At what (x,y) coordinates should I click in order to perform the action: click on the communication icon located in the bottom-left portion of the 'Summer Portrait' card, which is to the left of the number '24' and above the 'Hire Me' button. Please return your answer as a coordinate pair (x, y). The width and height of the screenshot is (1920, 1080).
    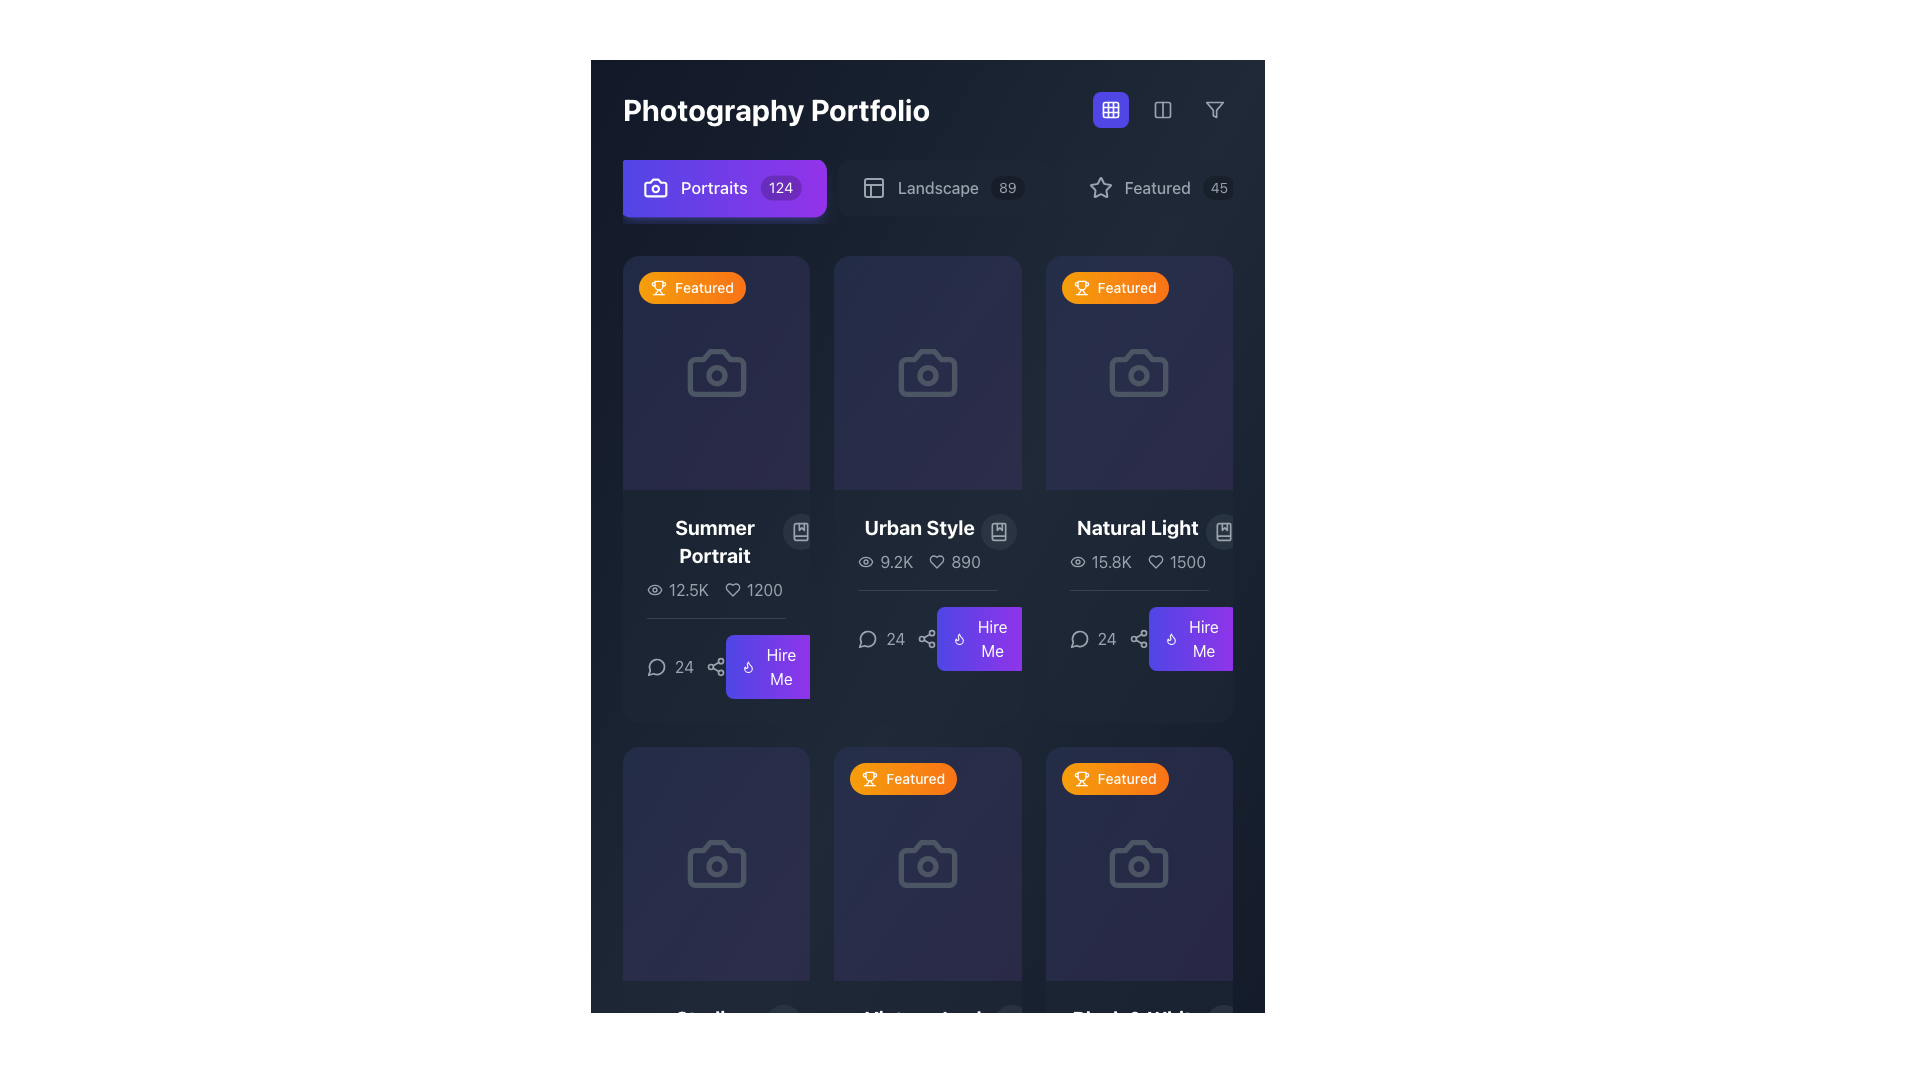
    Looking at the image, I should click on (657, 667).